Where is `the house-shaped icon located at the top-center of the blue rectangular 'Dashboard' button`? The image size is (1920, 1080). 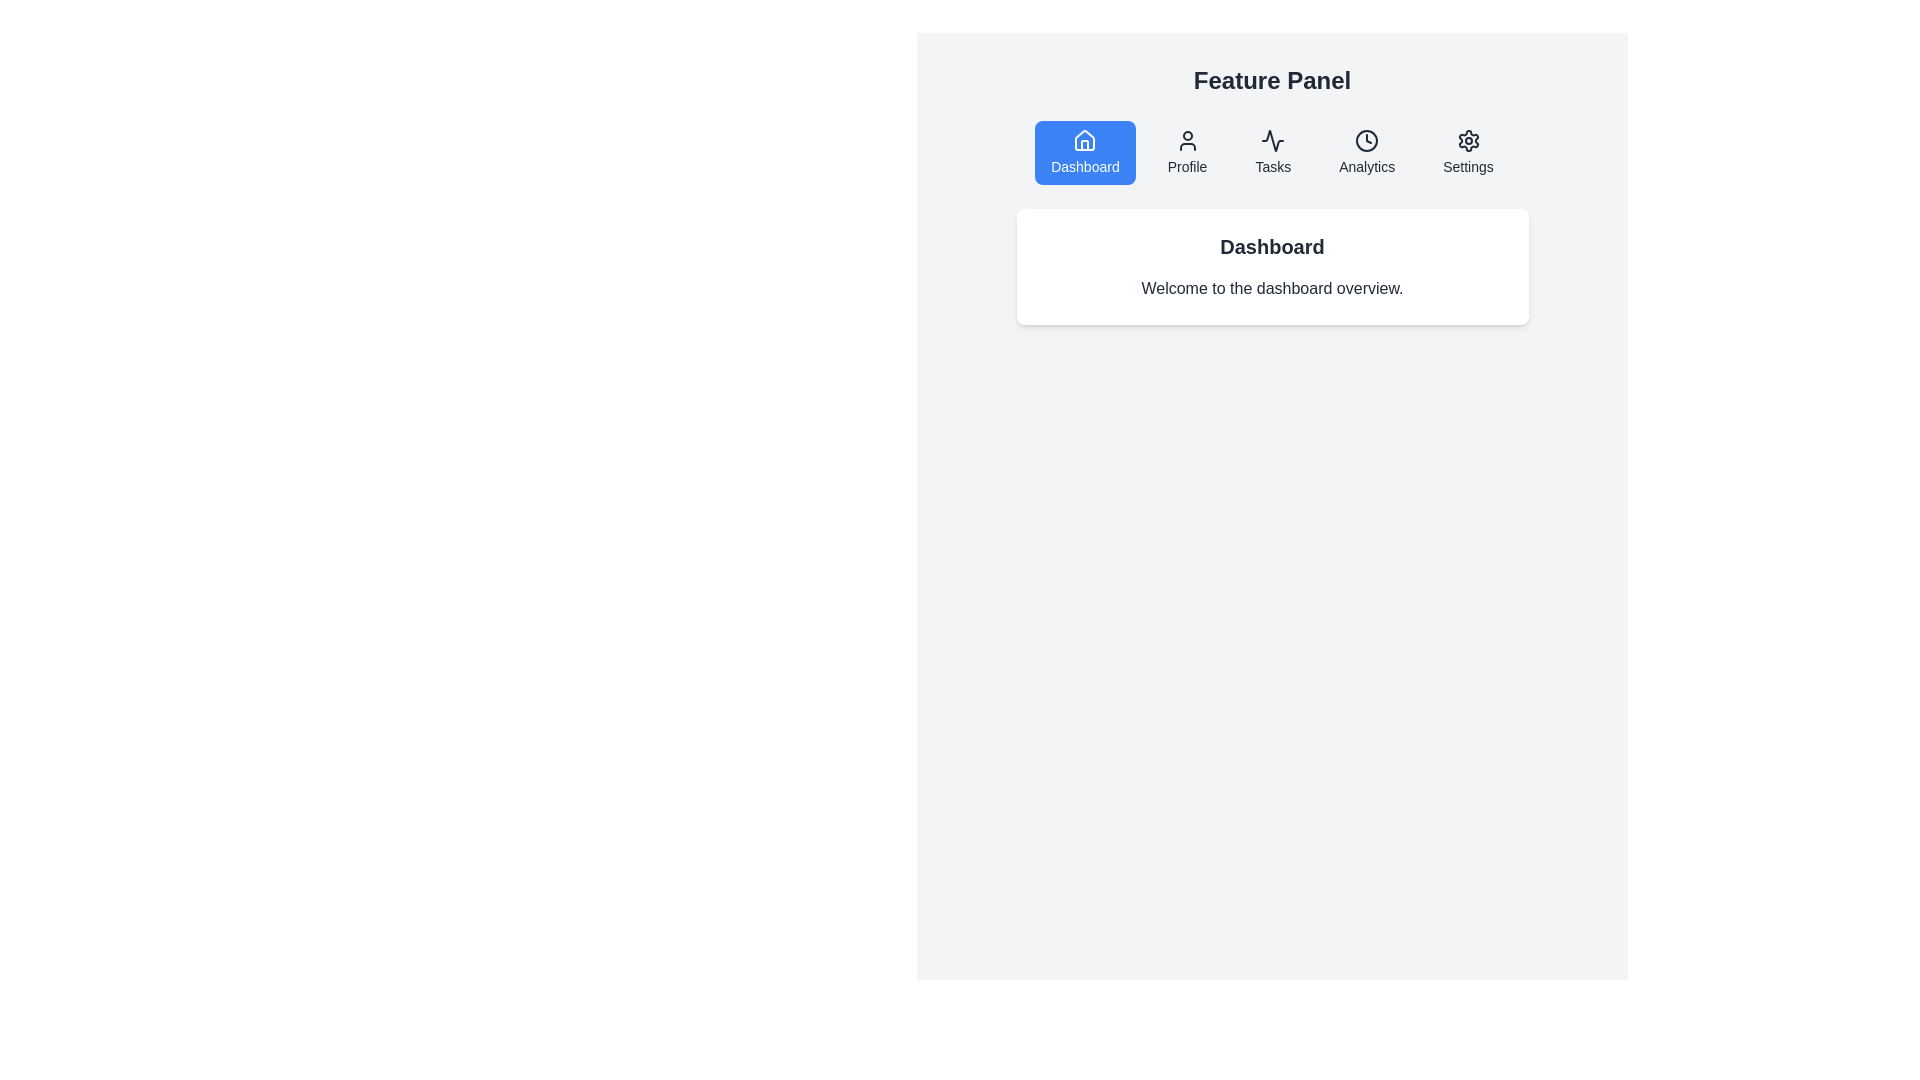
the house-shaped icon located at the top-center of the blue rectangular 'Dashboard' button is located at coordinates (1084, 140).